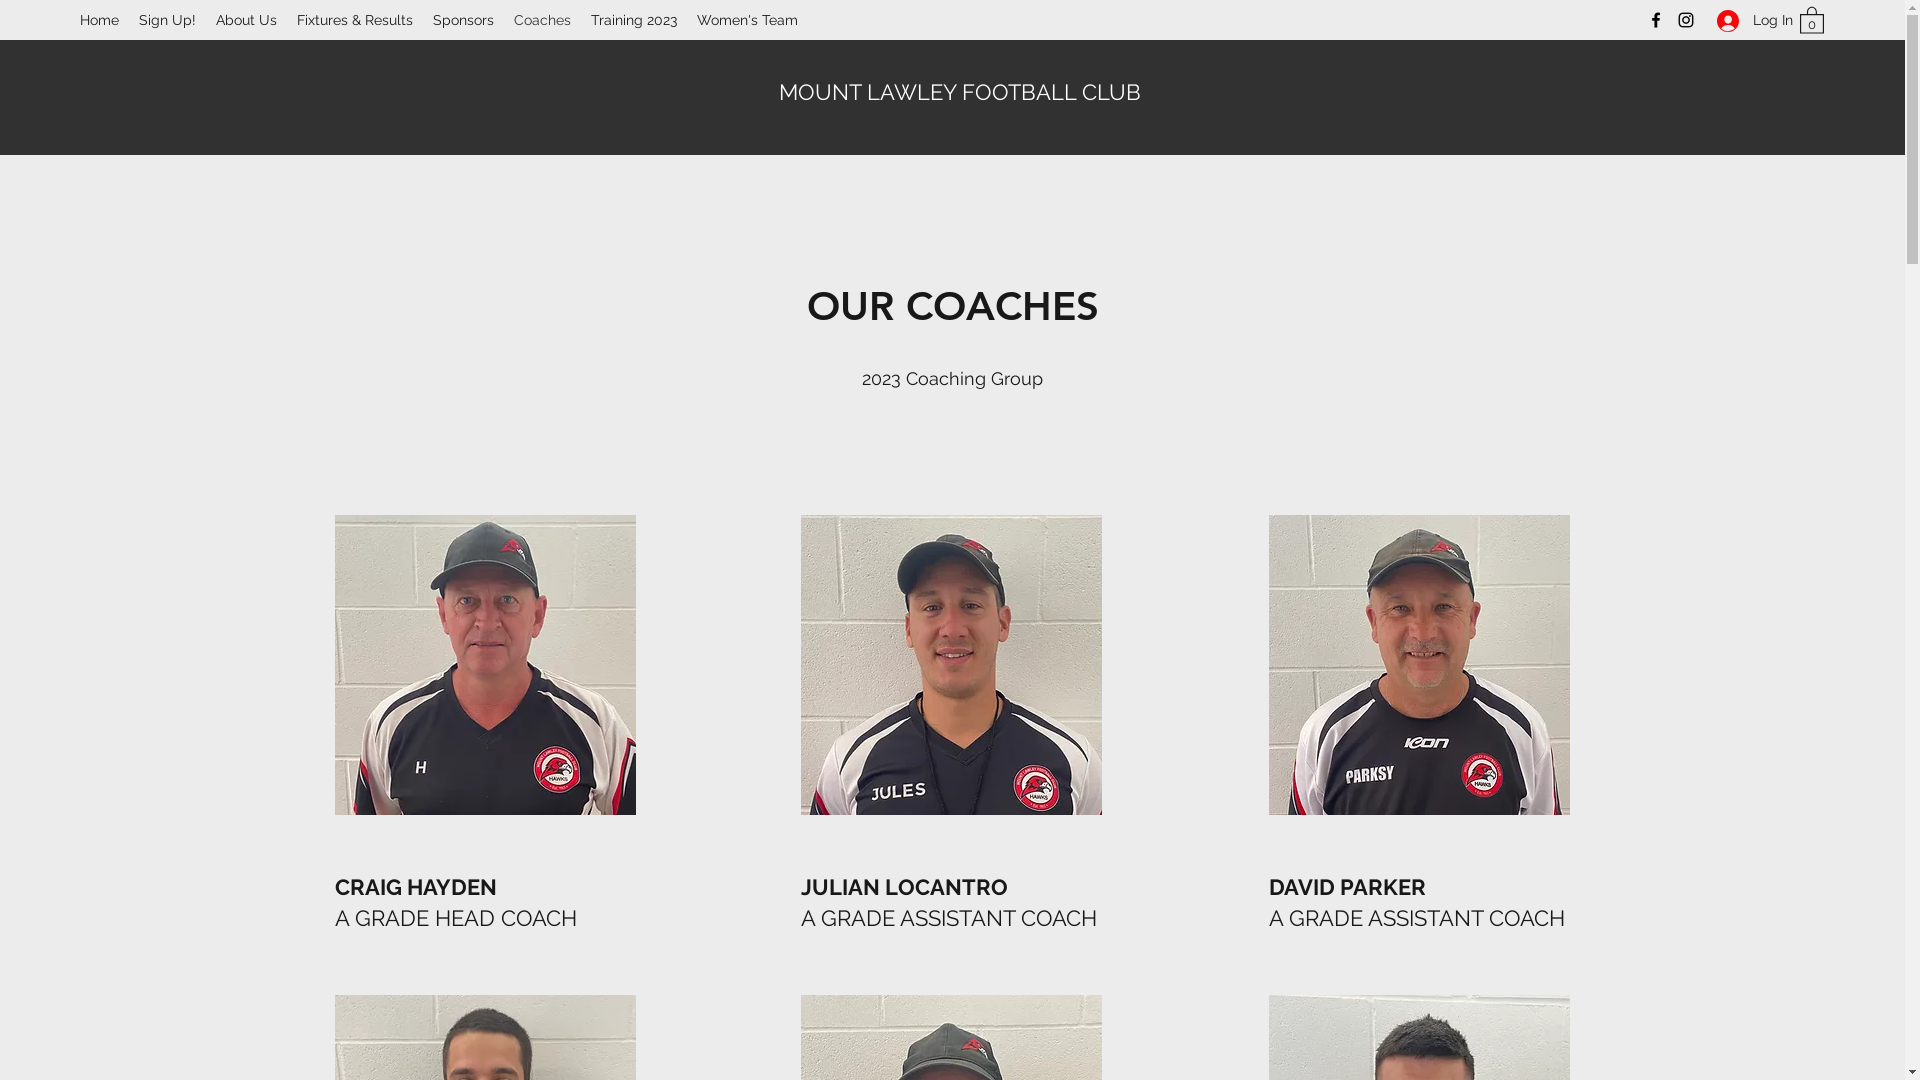 The width and height of the screenshot is (1920, 1080). What do you see at coordinates (245, 19) in the screenshot?
I see `'About Us'` at bounding box center [245, 19].